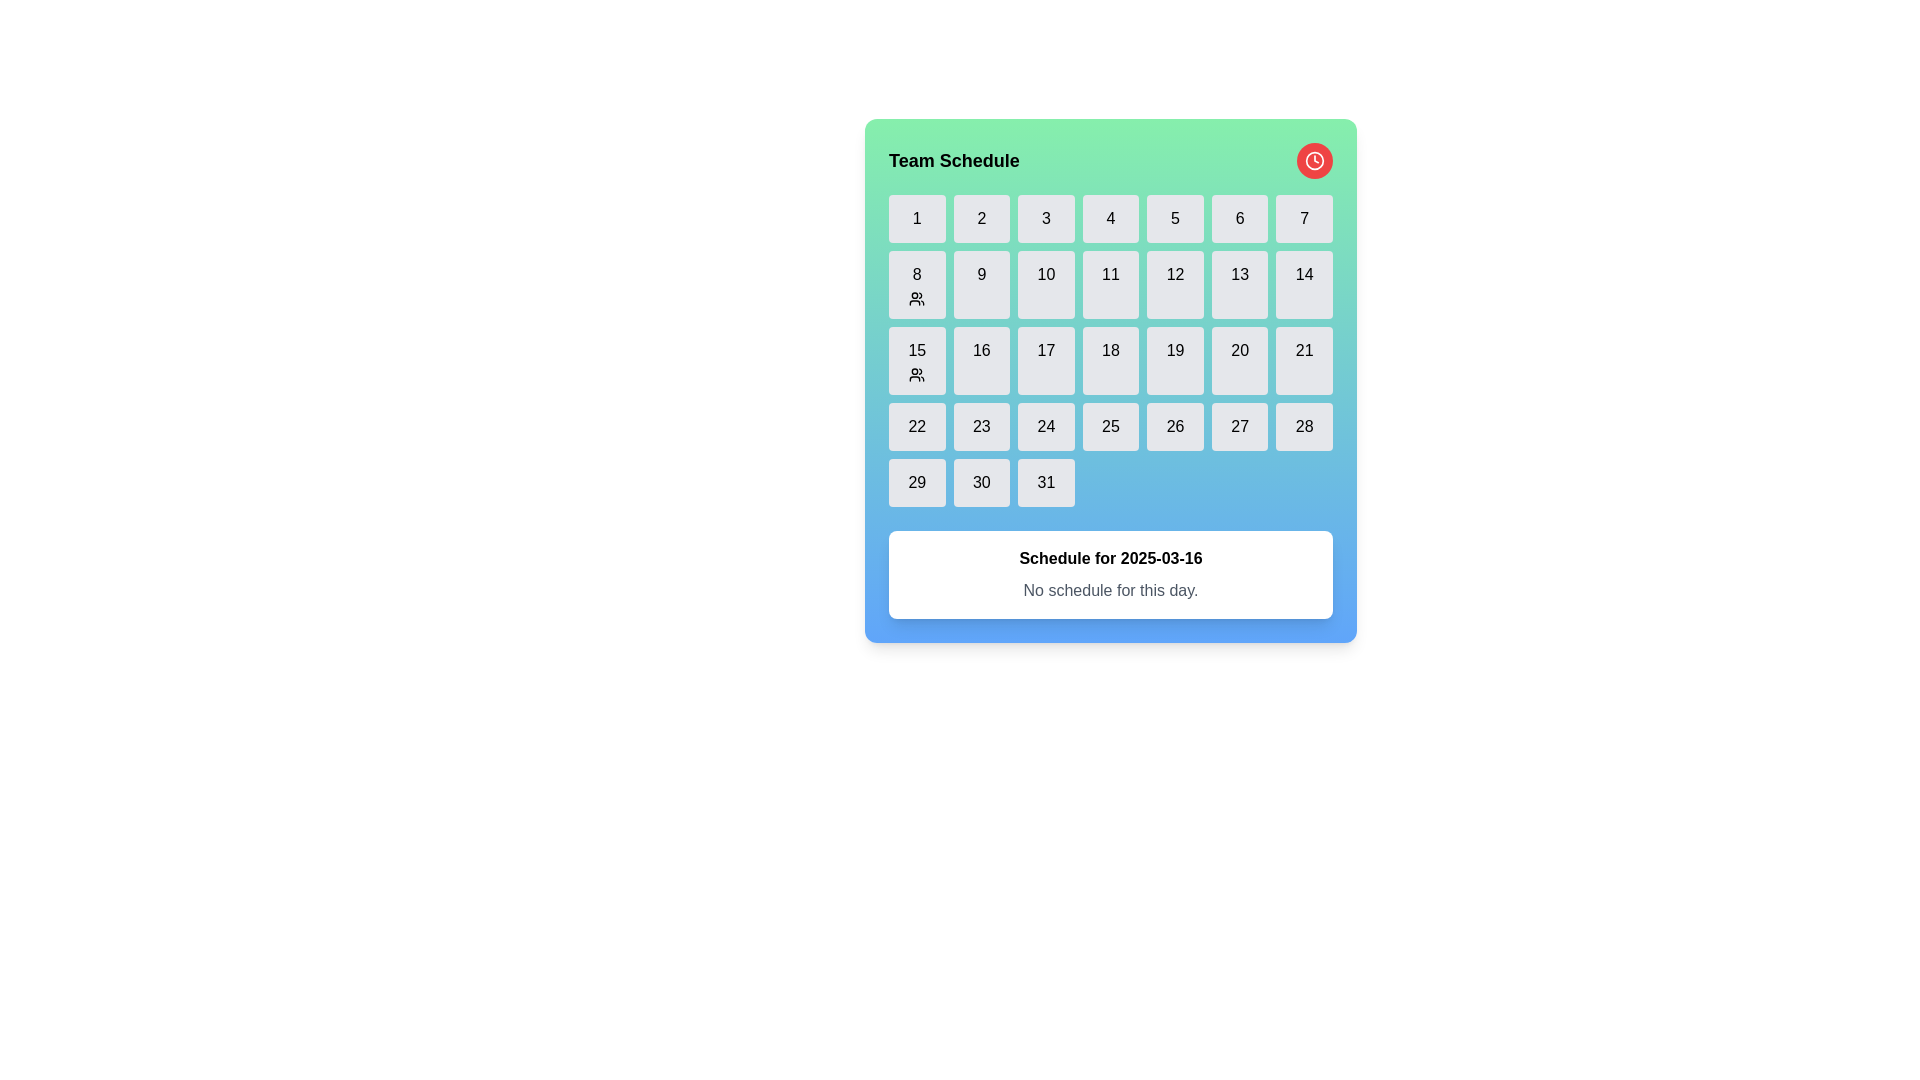 The image size is (1920, 1080). What do you see at coordinates (916, 219) in the screenshot?
I see `the top-left button labeled '1' in the grid layout` at bounding box center [916, 219].